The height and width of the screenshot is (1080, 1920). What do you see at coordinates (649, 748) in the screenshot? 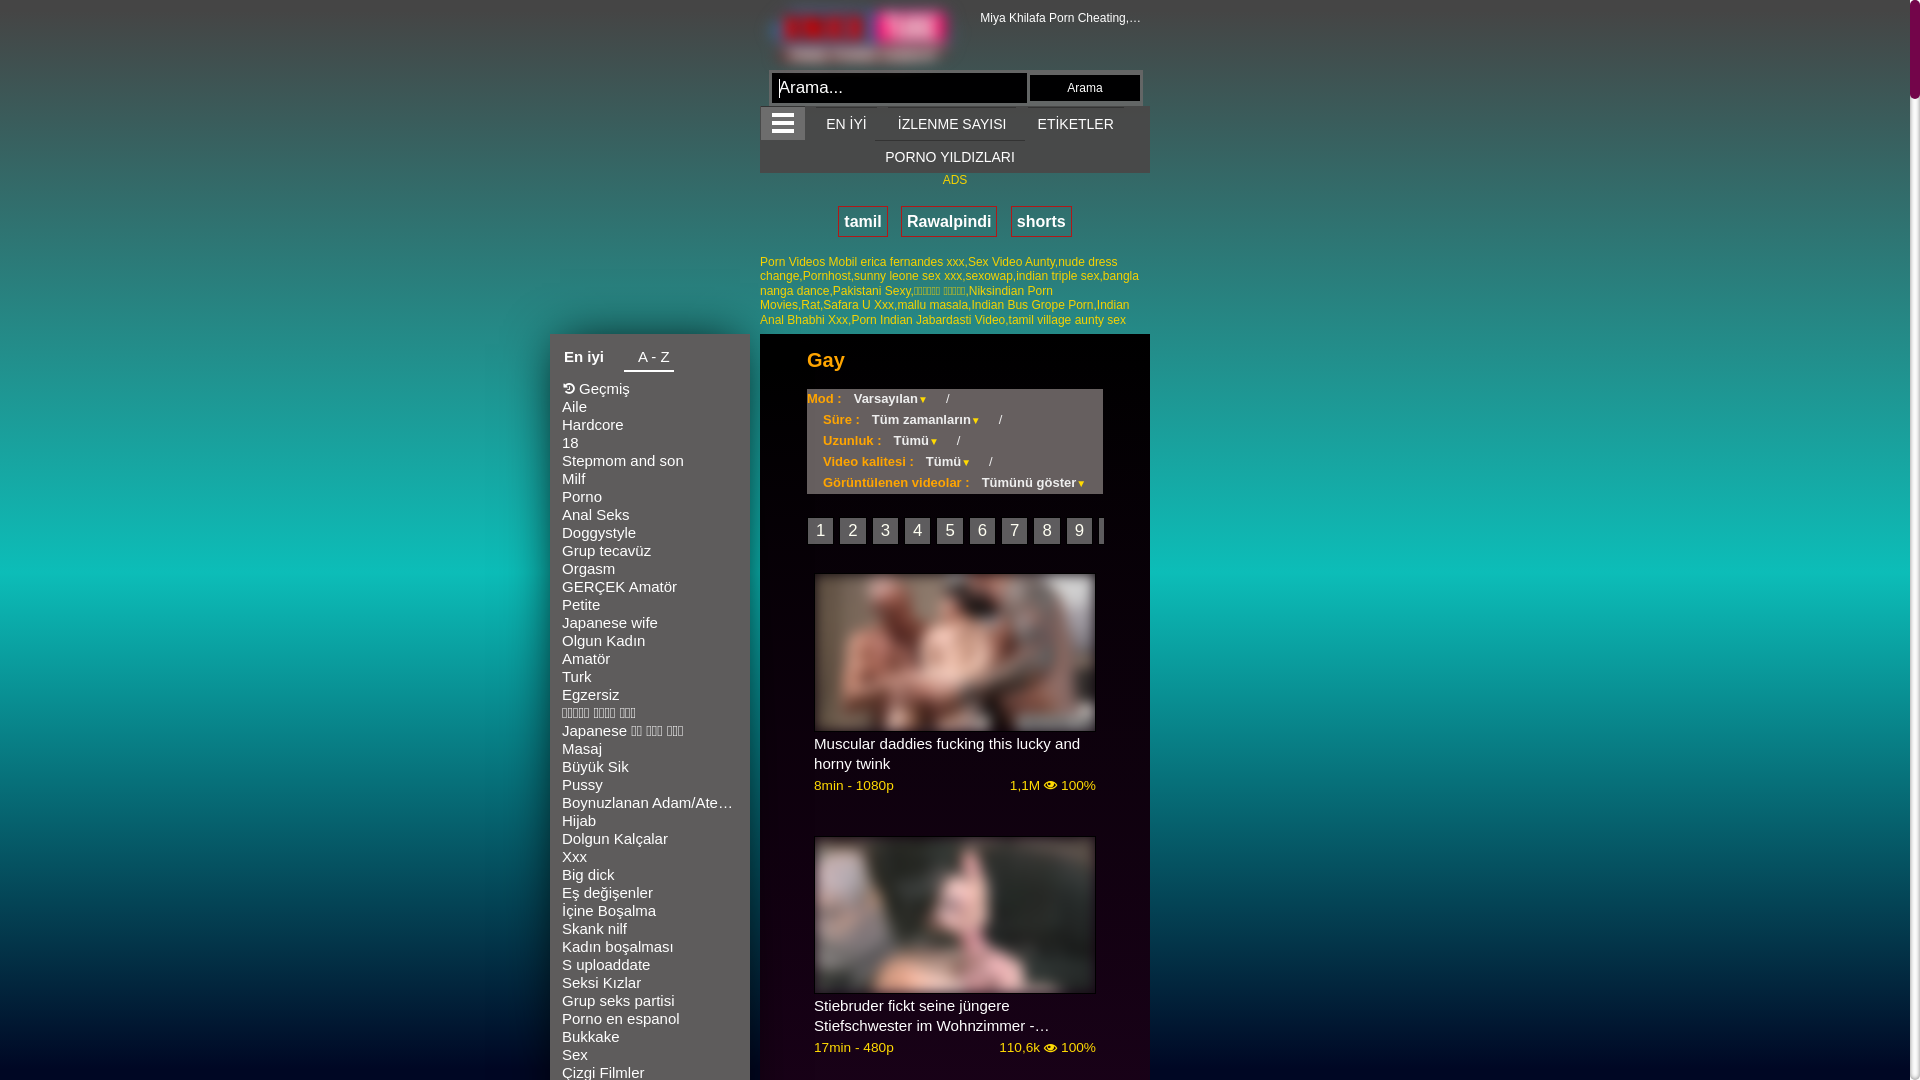
I see `'Masaj'` at bounding box center [649, 748].